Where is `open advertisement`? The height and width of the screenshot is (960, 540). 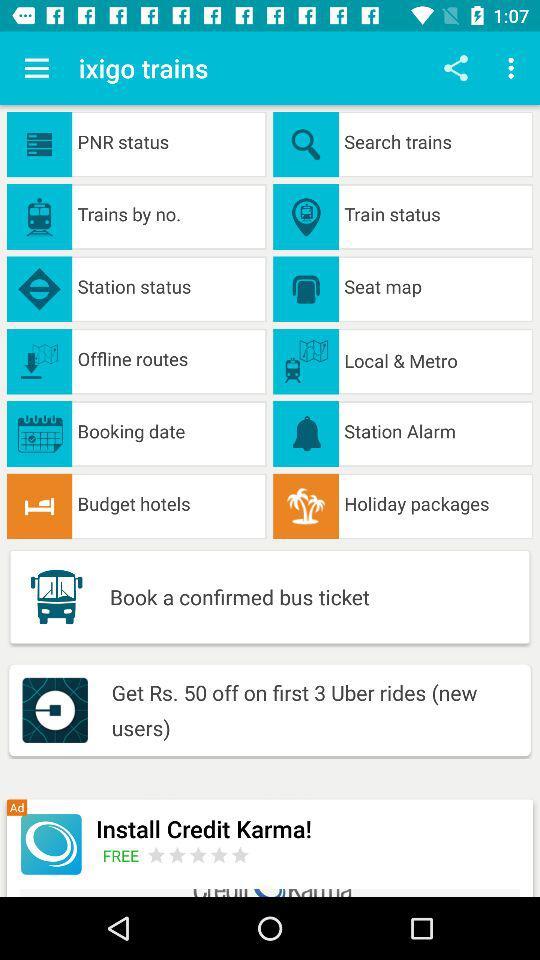
open advertisement is located at coordinates (198, 854).